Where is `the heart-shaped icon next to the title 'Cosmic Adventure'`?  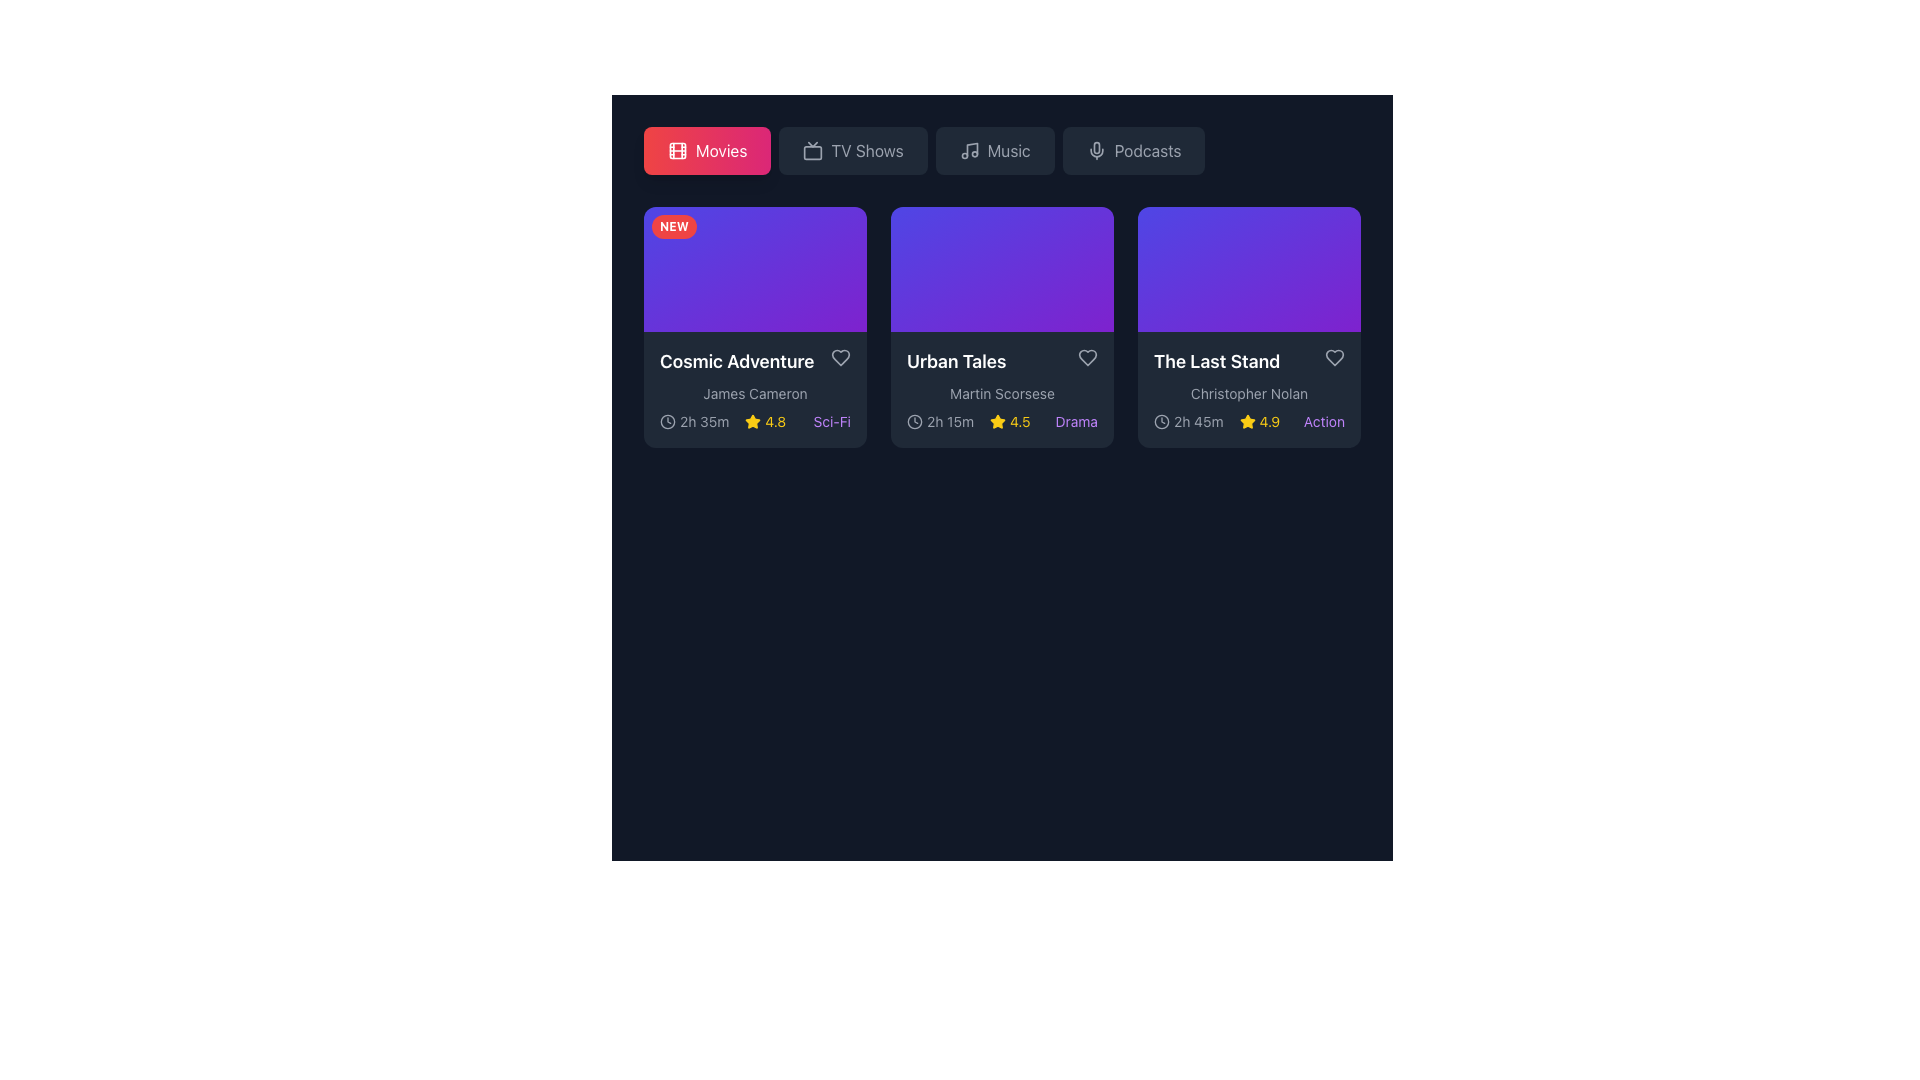
the heart-shaped icon next to the title 'Cosmic Adventure' is located at coordinates (840, 357).